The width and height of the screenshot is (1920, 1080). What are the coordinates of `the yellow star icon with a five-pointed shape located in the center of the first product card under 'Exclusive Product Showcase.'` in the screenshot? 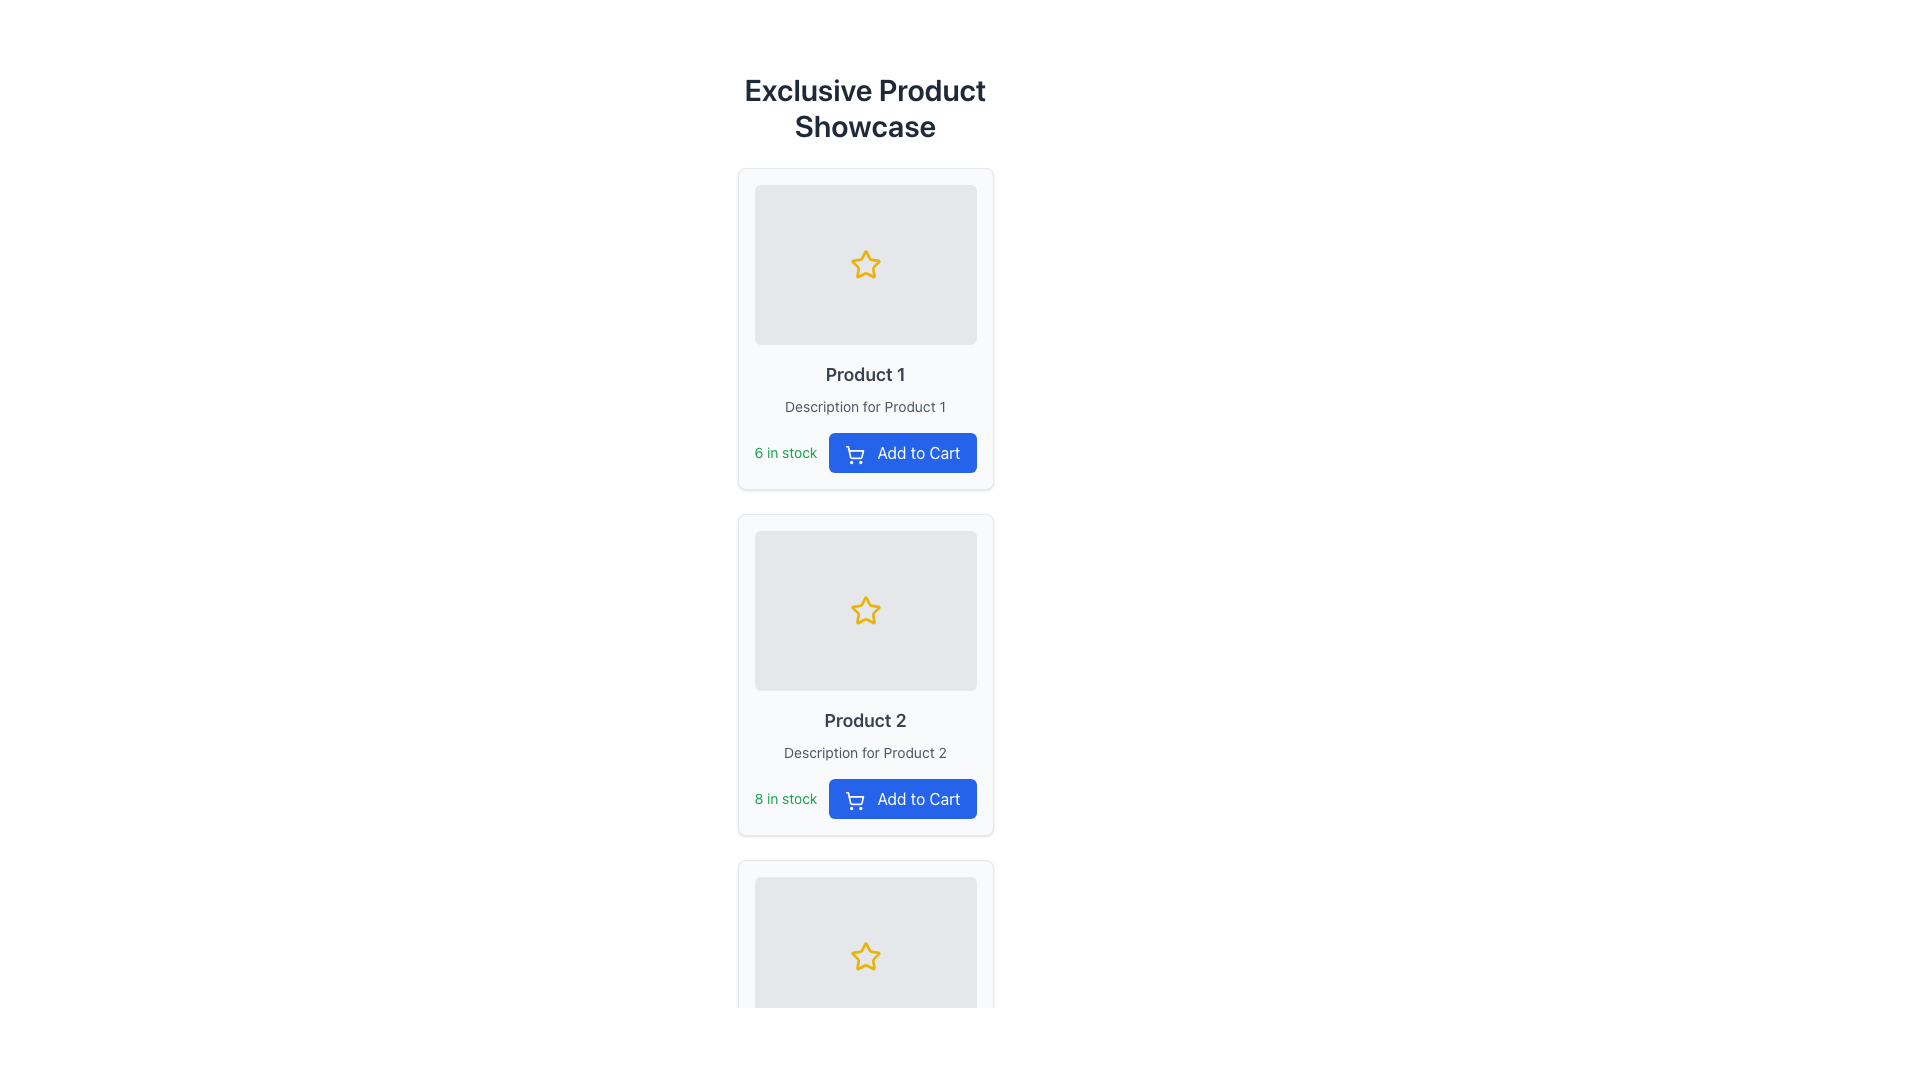 It's located at (865, 263).